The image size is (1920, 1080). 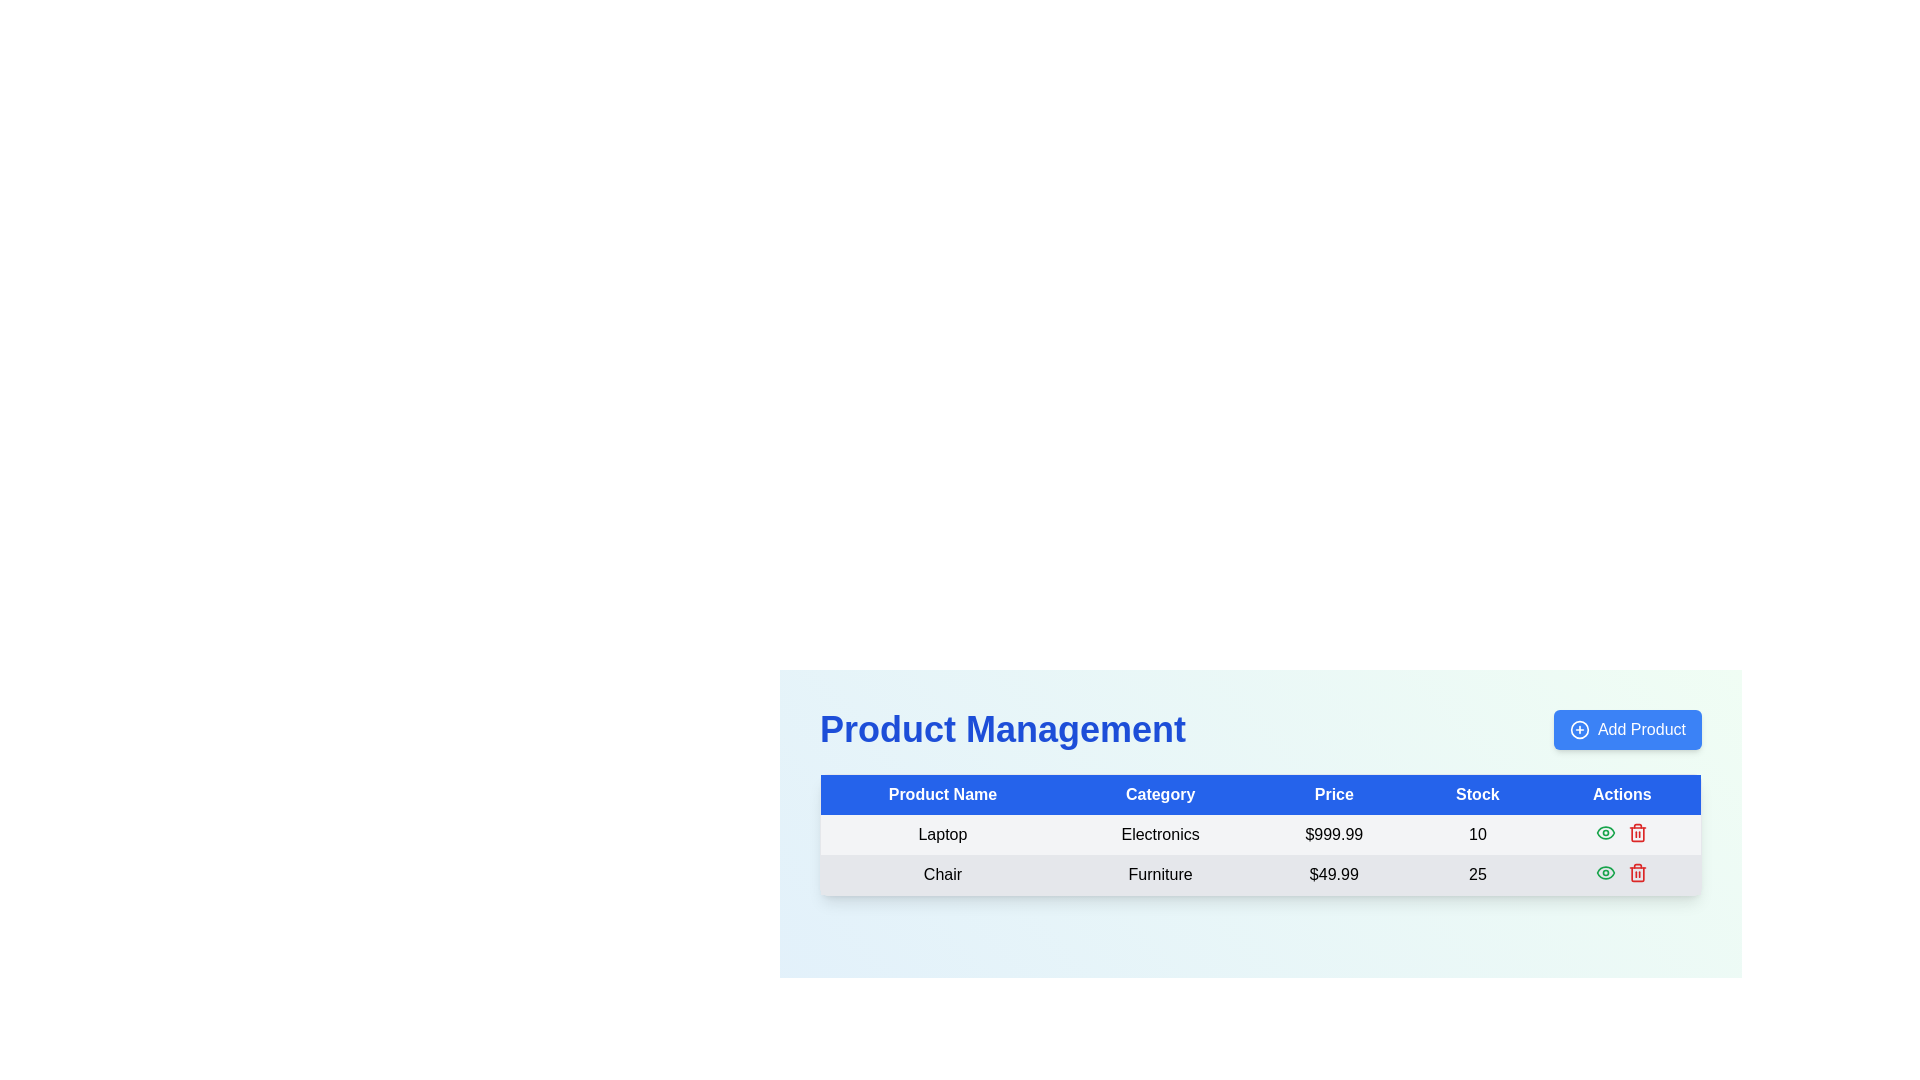 What do you see at coordinates (1160, 834) in the screenshot?
I see `the table cell in the second column of the first data row under the 'Category' header in the 'Product Management' table, which contains the category of the listed product` at bounding box center [1160, 834].